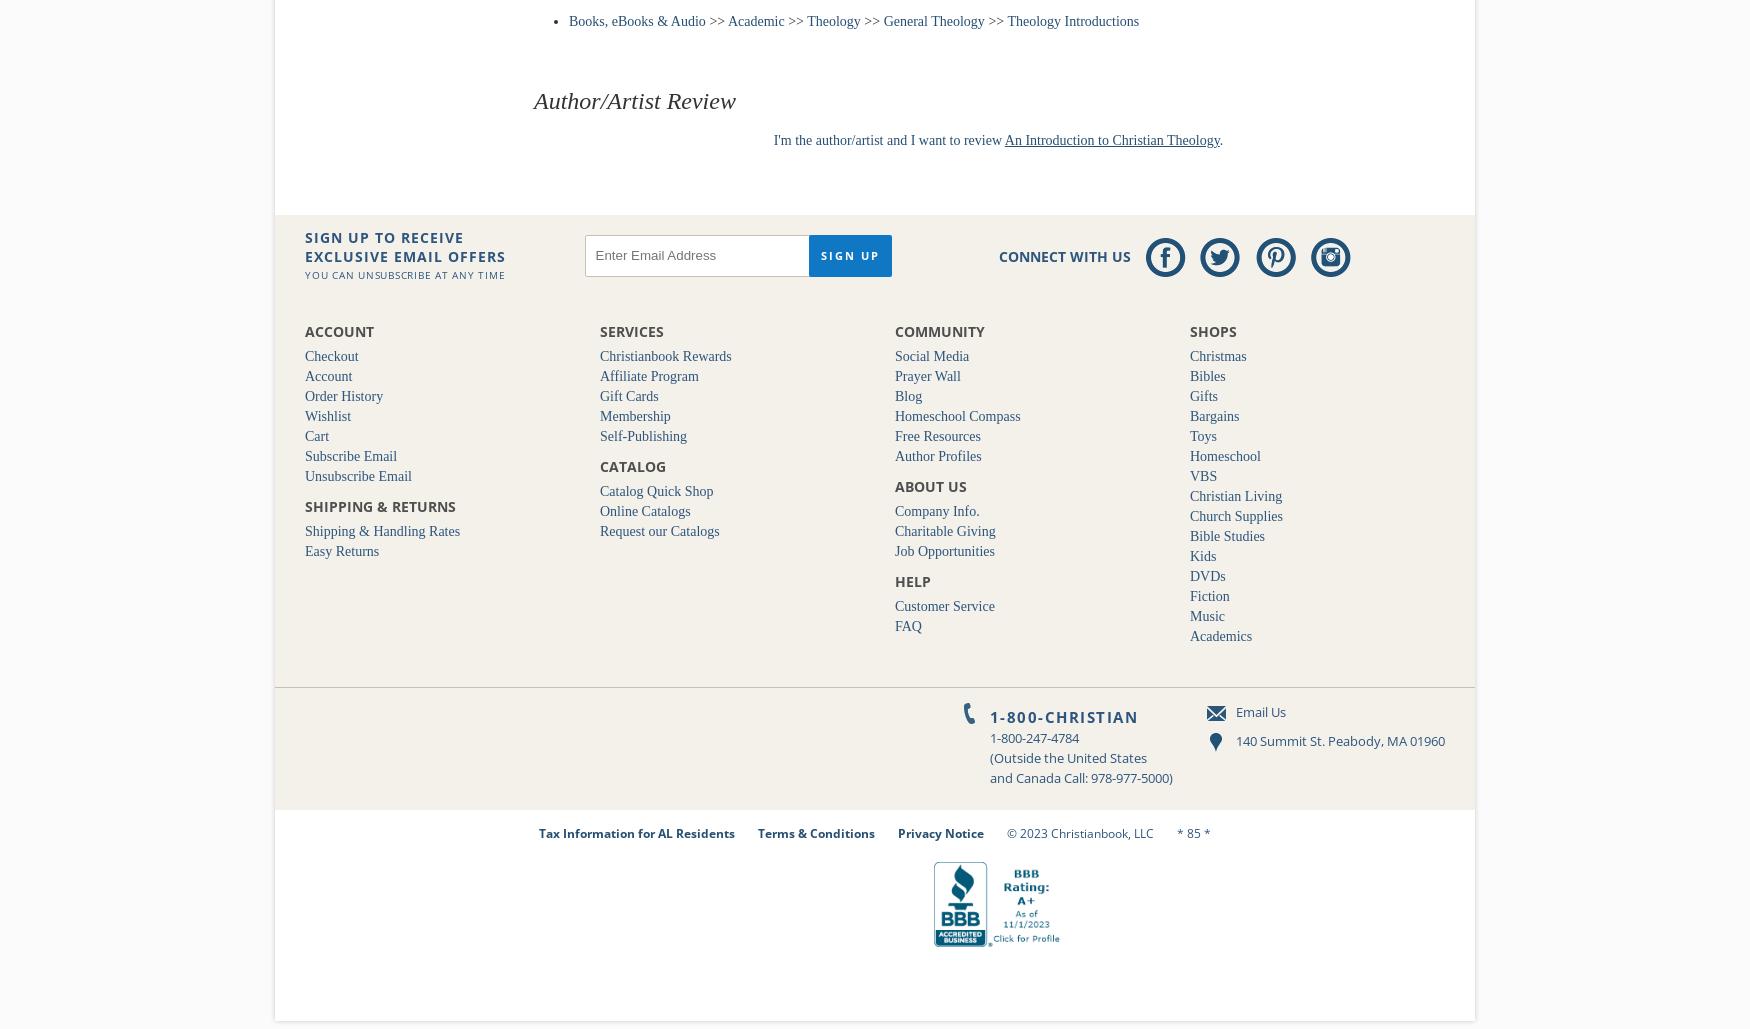  What do you see at coordinates (1090, 776) in the screenshot?
I see `'978-977-5000'` at bounding box center [1090, 776].